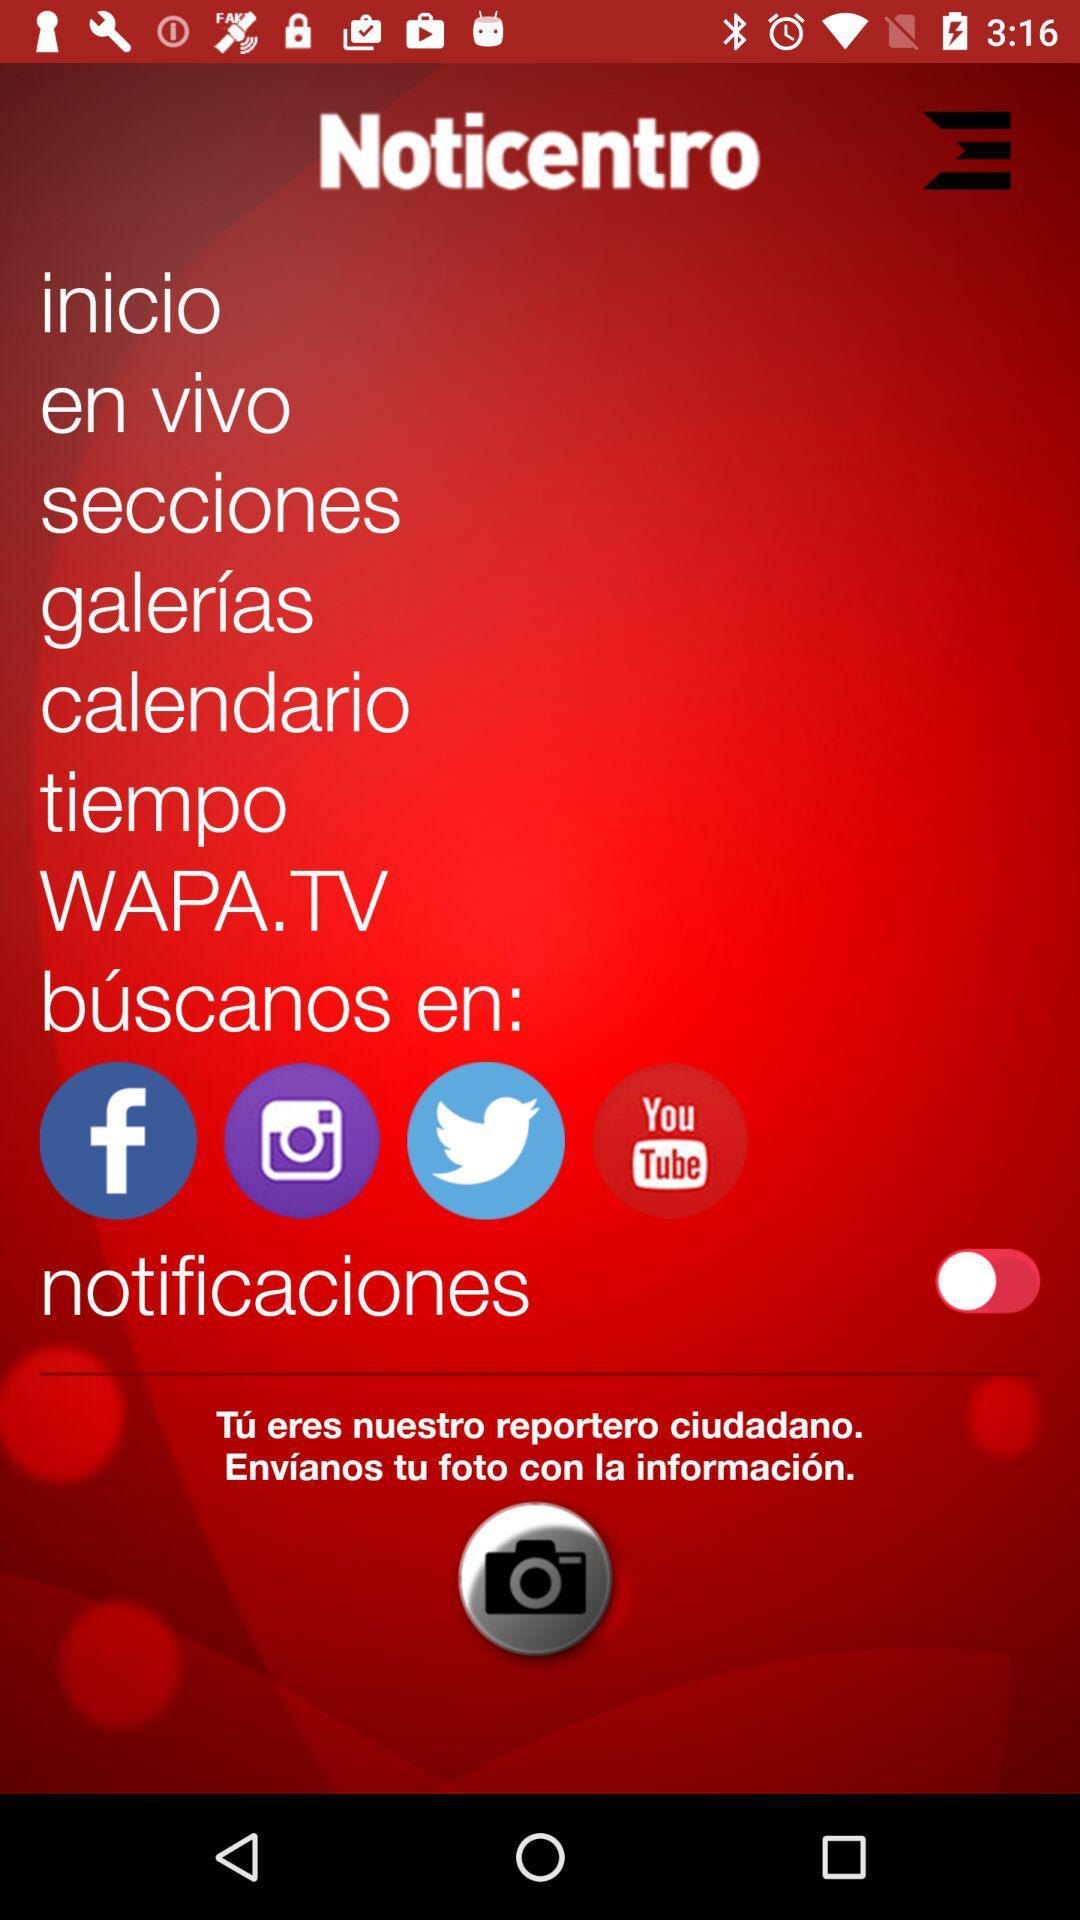 This screenshot has width=1080, height=1920. I want to click on to add extension bar, so click(965, 148).